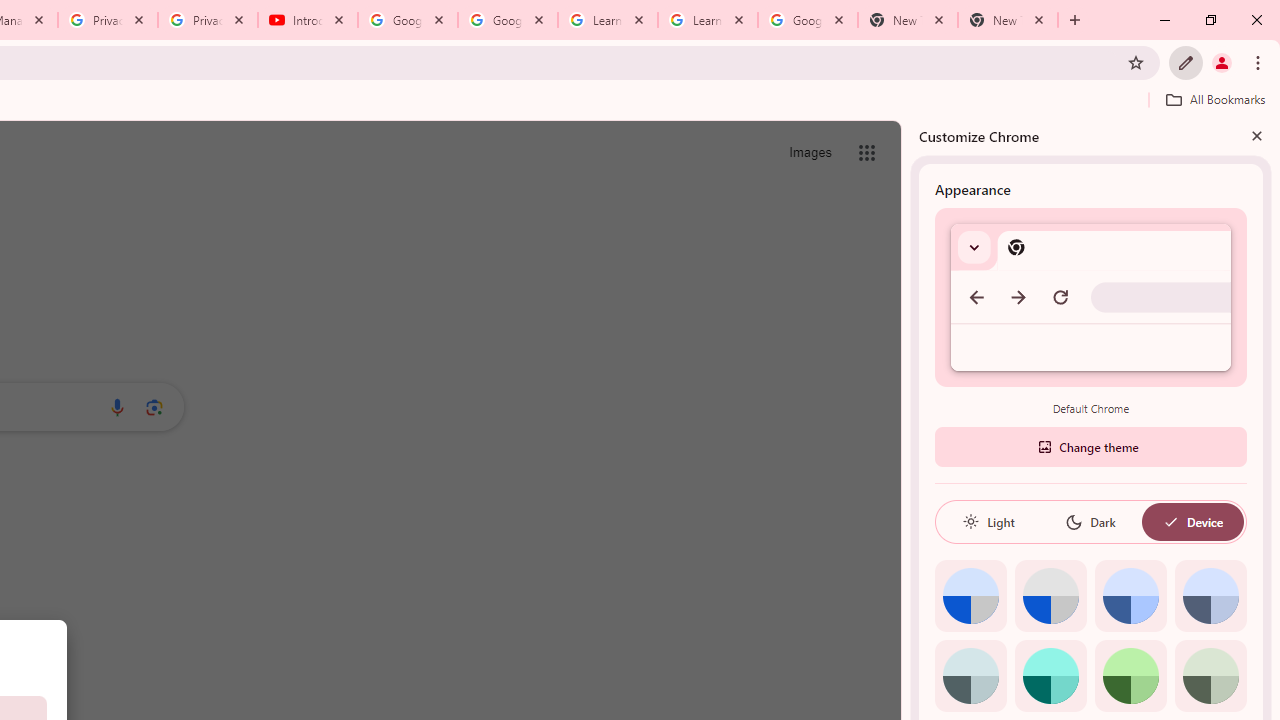 Image resolution: width=1280 pixels, height=720 pixels. I want to click on 'Change theme', so click(1089, 446).